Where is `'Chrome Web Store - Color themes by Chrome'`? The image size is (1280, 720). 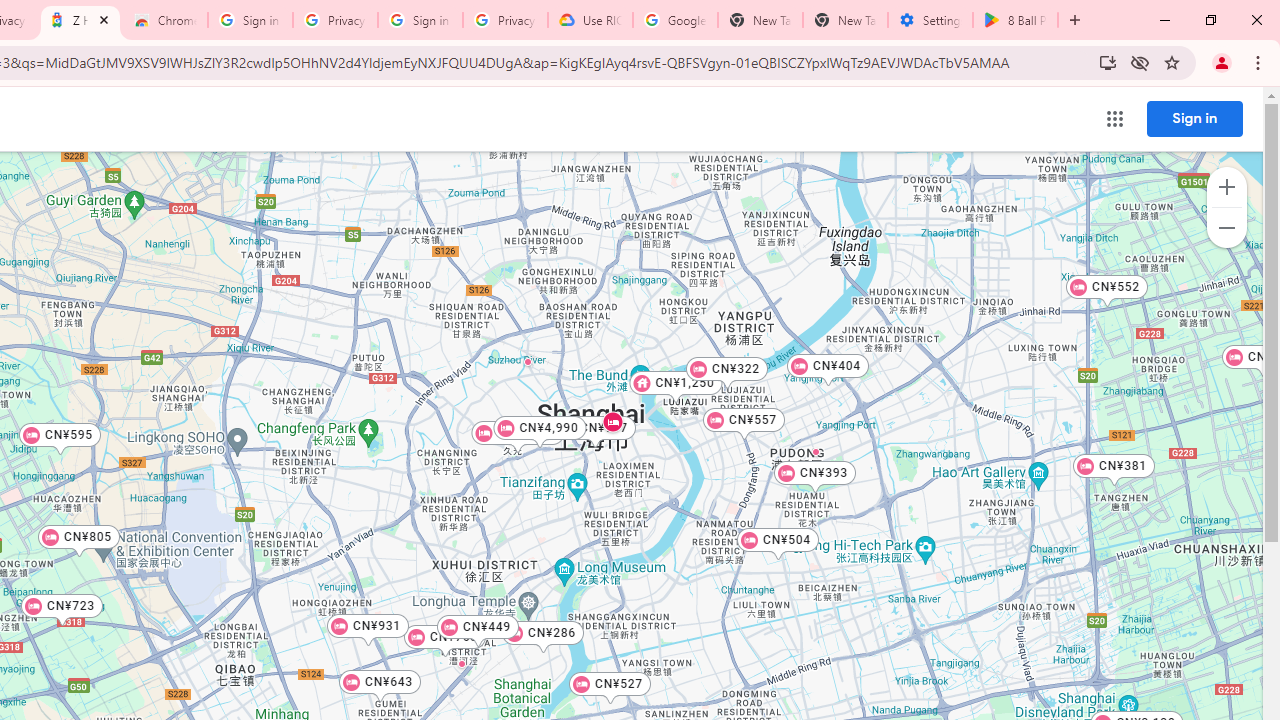
'Chrome Web Store - Color themes by Chrome' is located at coordinates (165, 20).